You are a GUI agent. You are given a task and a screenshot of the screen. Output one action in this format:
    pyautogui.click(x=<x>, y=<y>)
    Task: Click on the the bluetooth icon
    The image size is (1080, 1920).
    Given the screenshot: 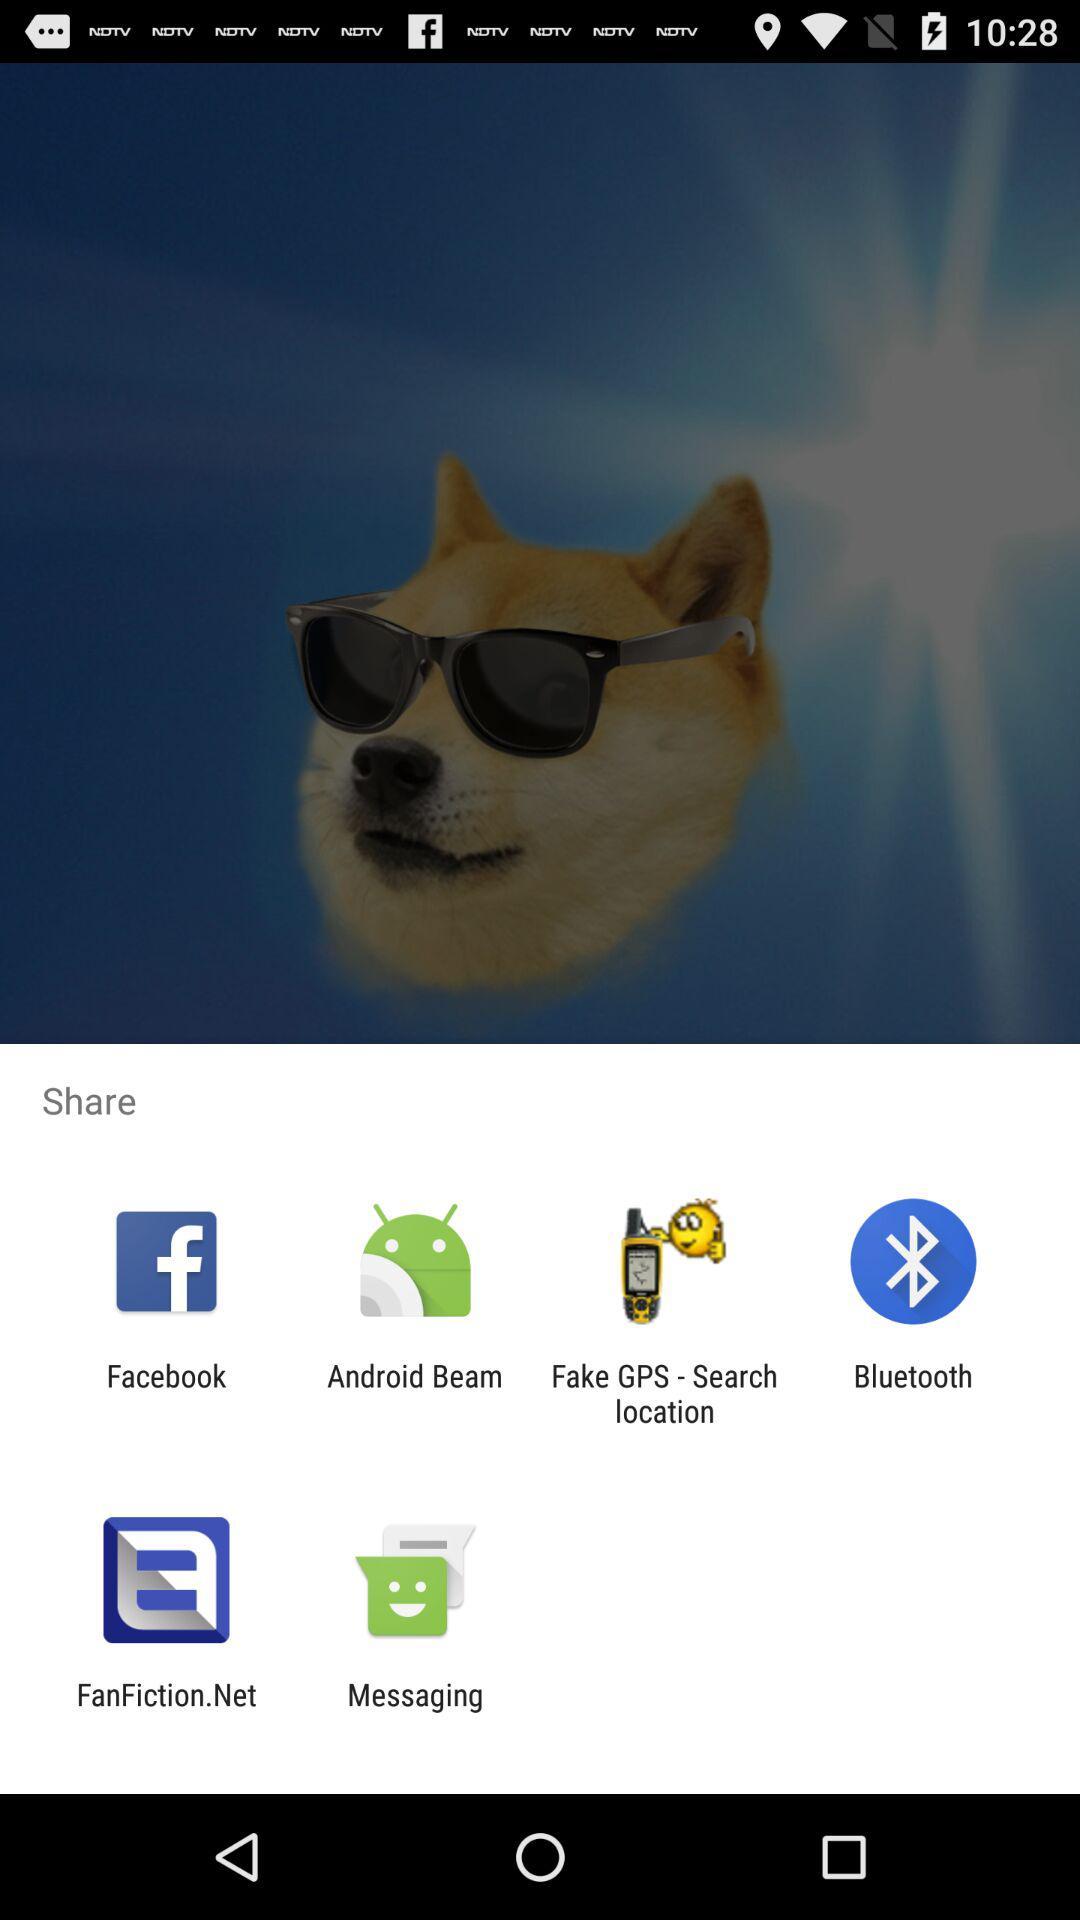 What is the action you would take?
    pyautogui.click(x=913, y=1392)
    